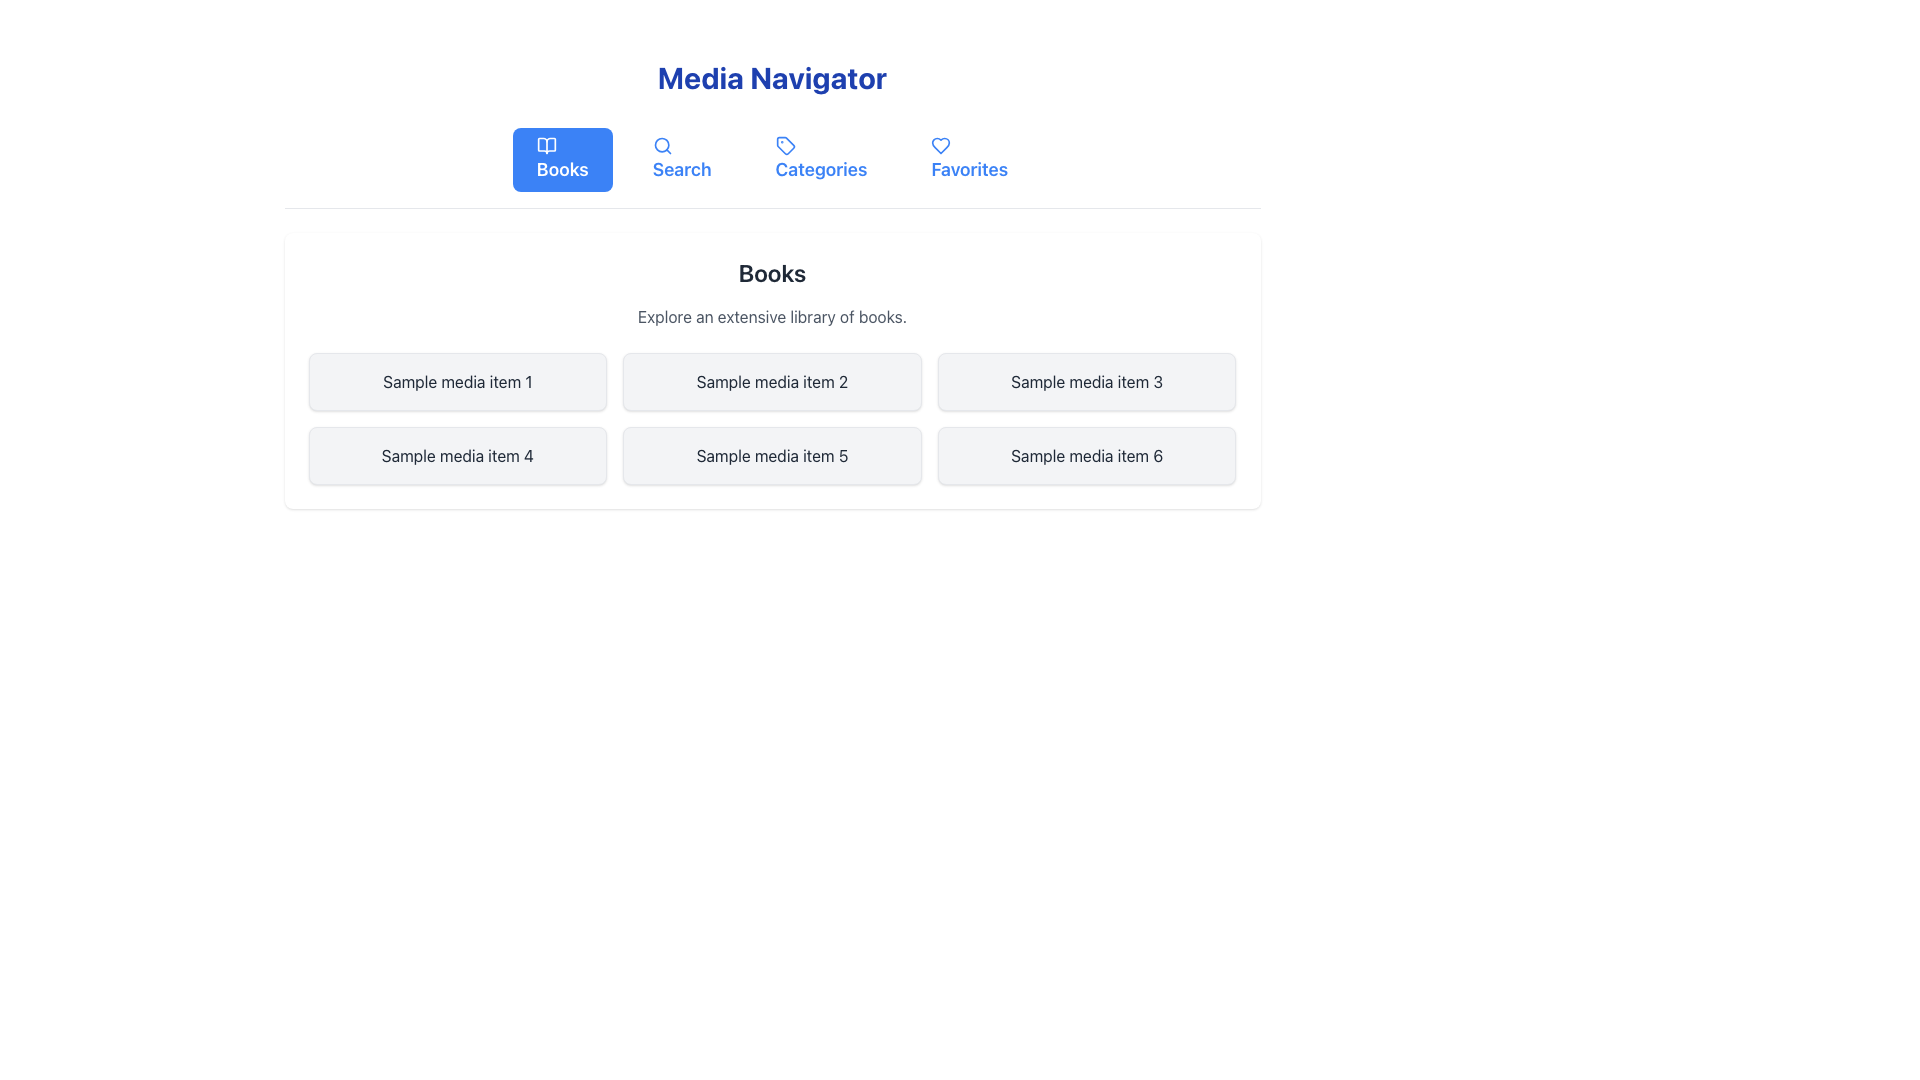  What do you see at coordinates (821, 158) in the screenshot?
I see `the 'Categories' button` at bounding box center [821, 158].